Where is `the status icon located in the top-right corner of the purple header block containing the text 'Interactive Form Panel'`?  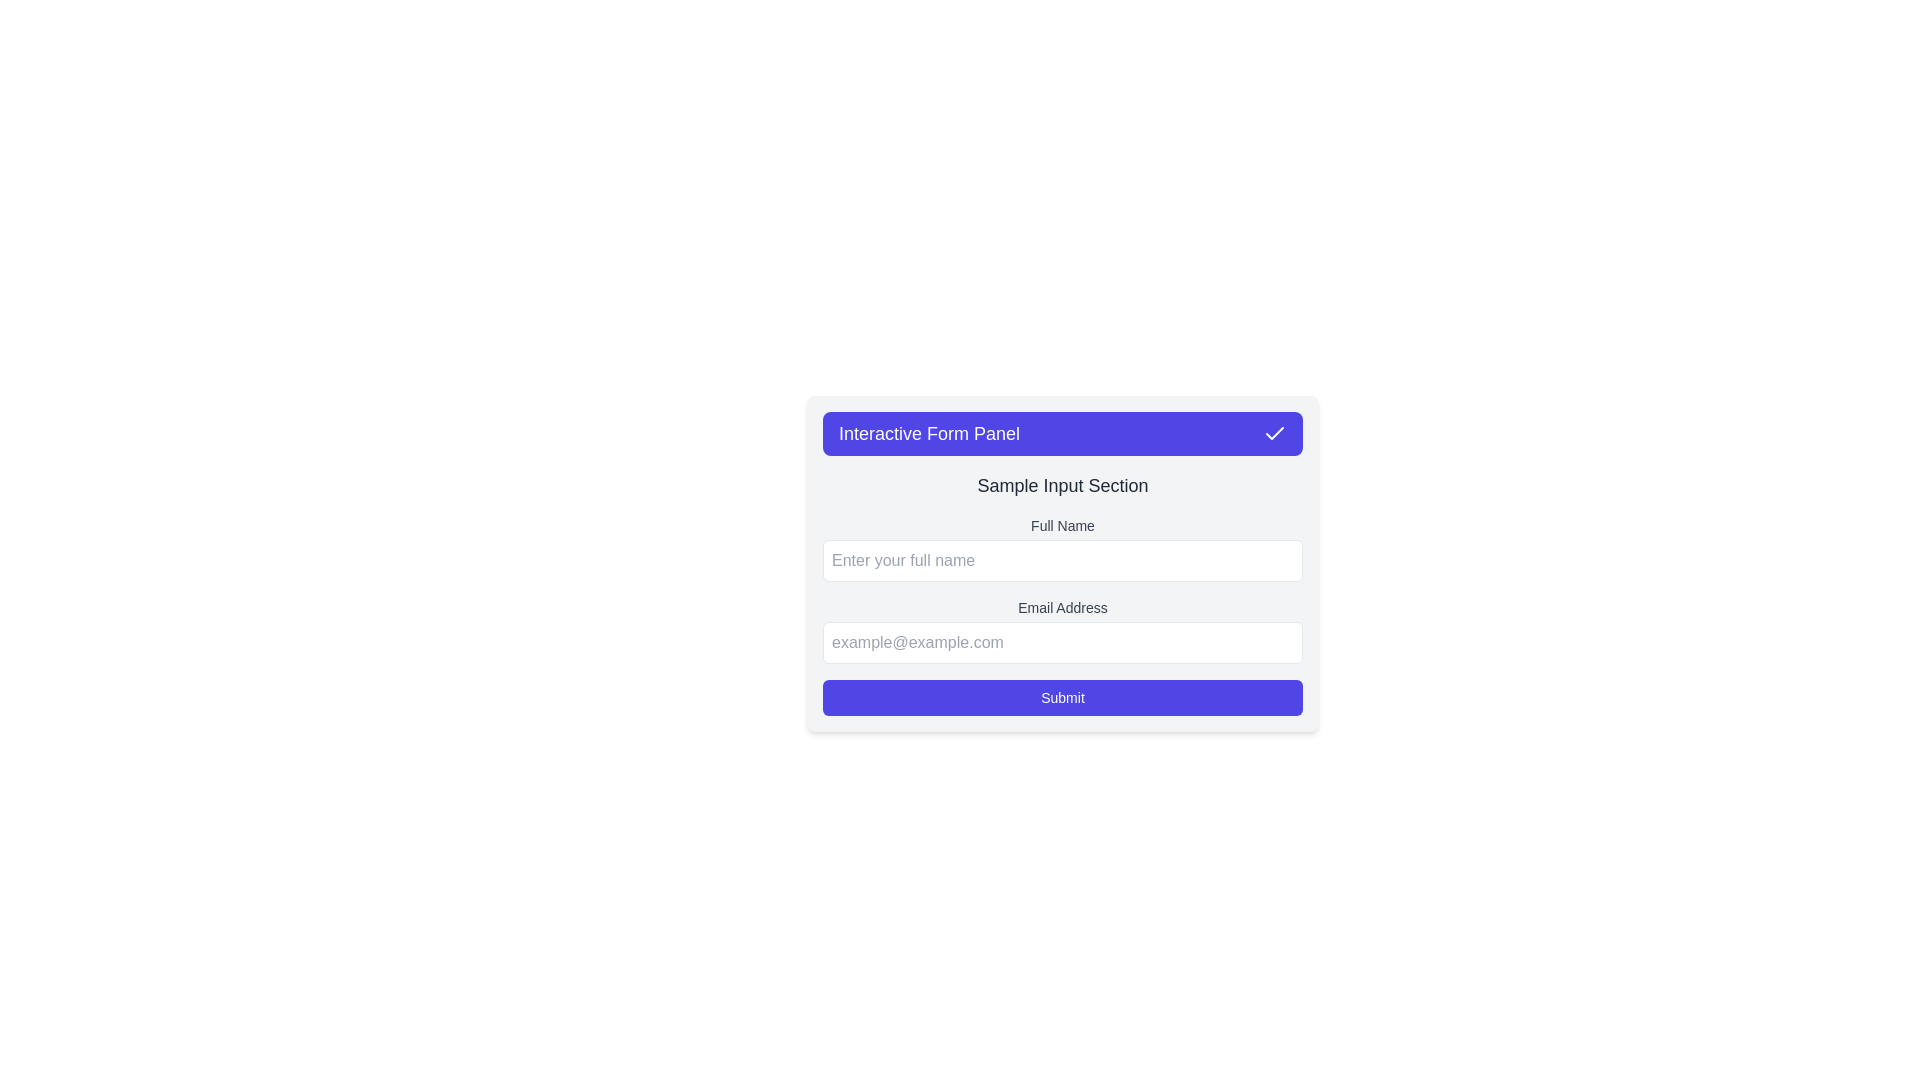 the status icon located in the top-right corner of the purple header block containing the text 'Interactive Form Panel' is located at coordinates (1274, 433).